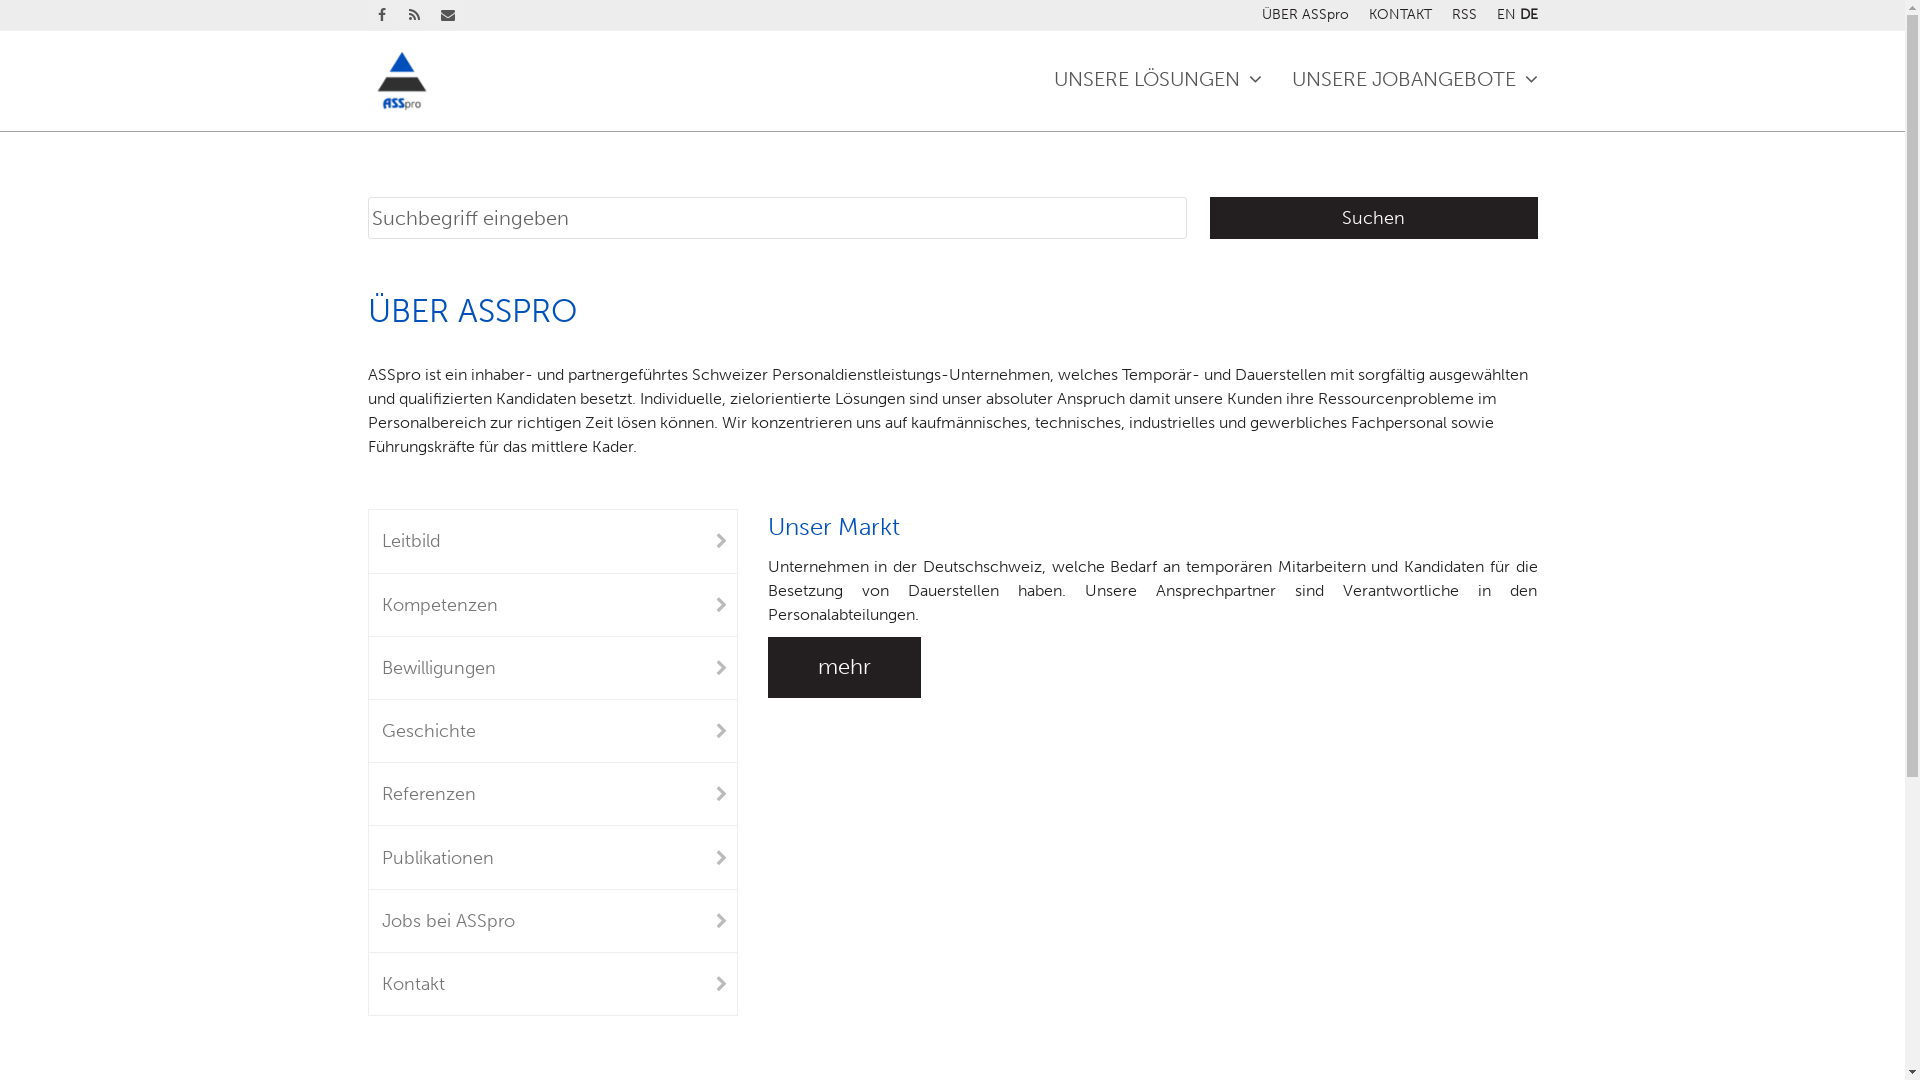 The height and width of the screenshot is (1080, 1920). I want to click on 'Geschichte', so click(552, 731).